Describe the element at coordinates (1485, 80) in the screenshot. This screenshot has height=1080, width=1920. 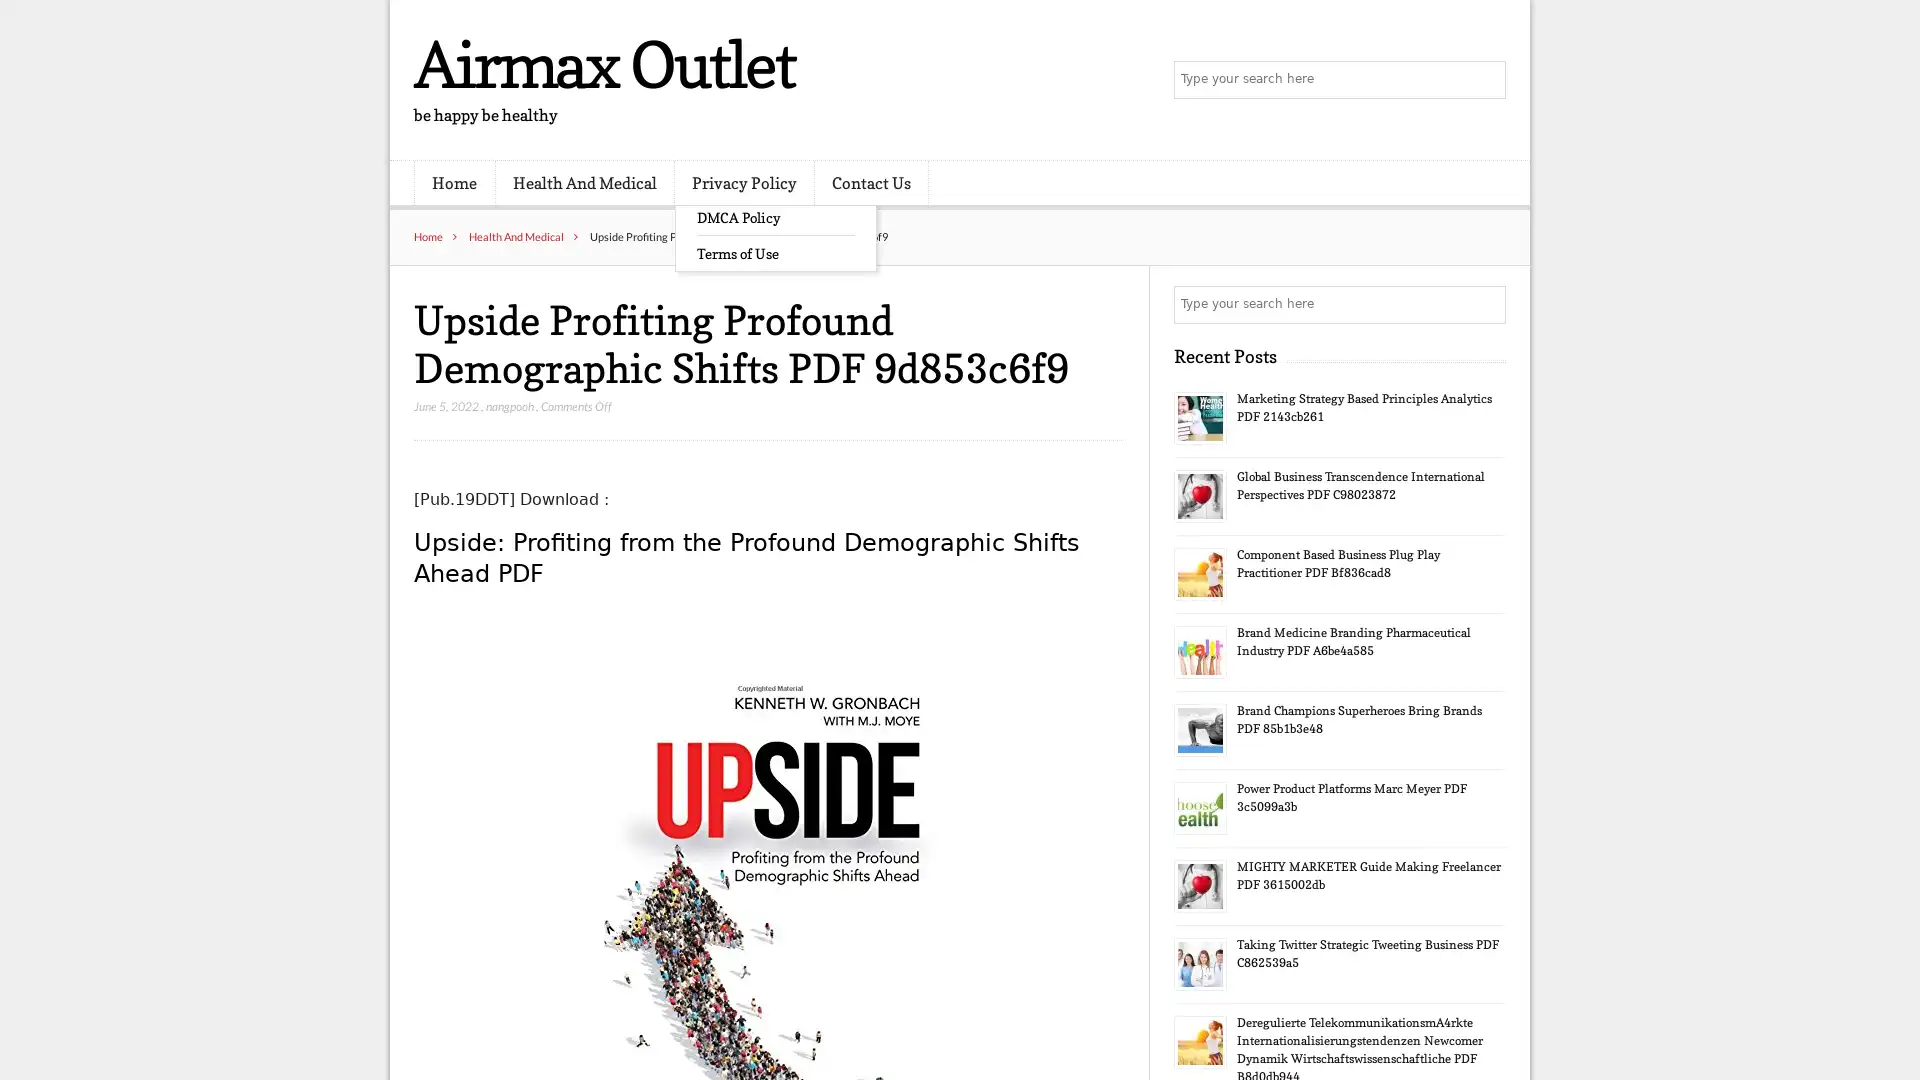
I see `Search` at that location.